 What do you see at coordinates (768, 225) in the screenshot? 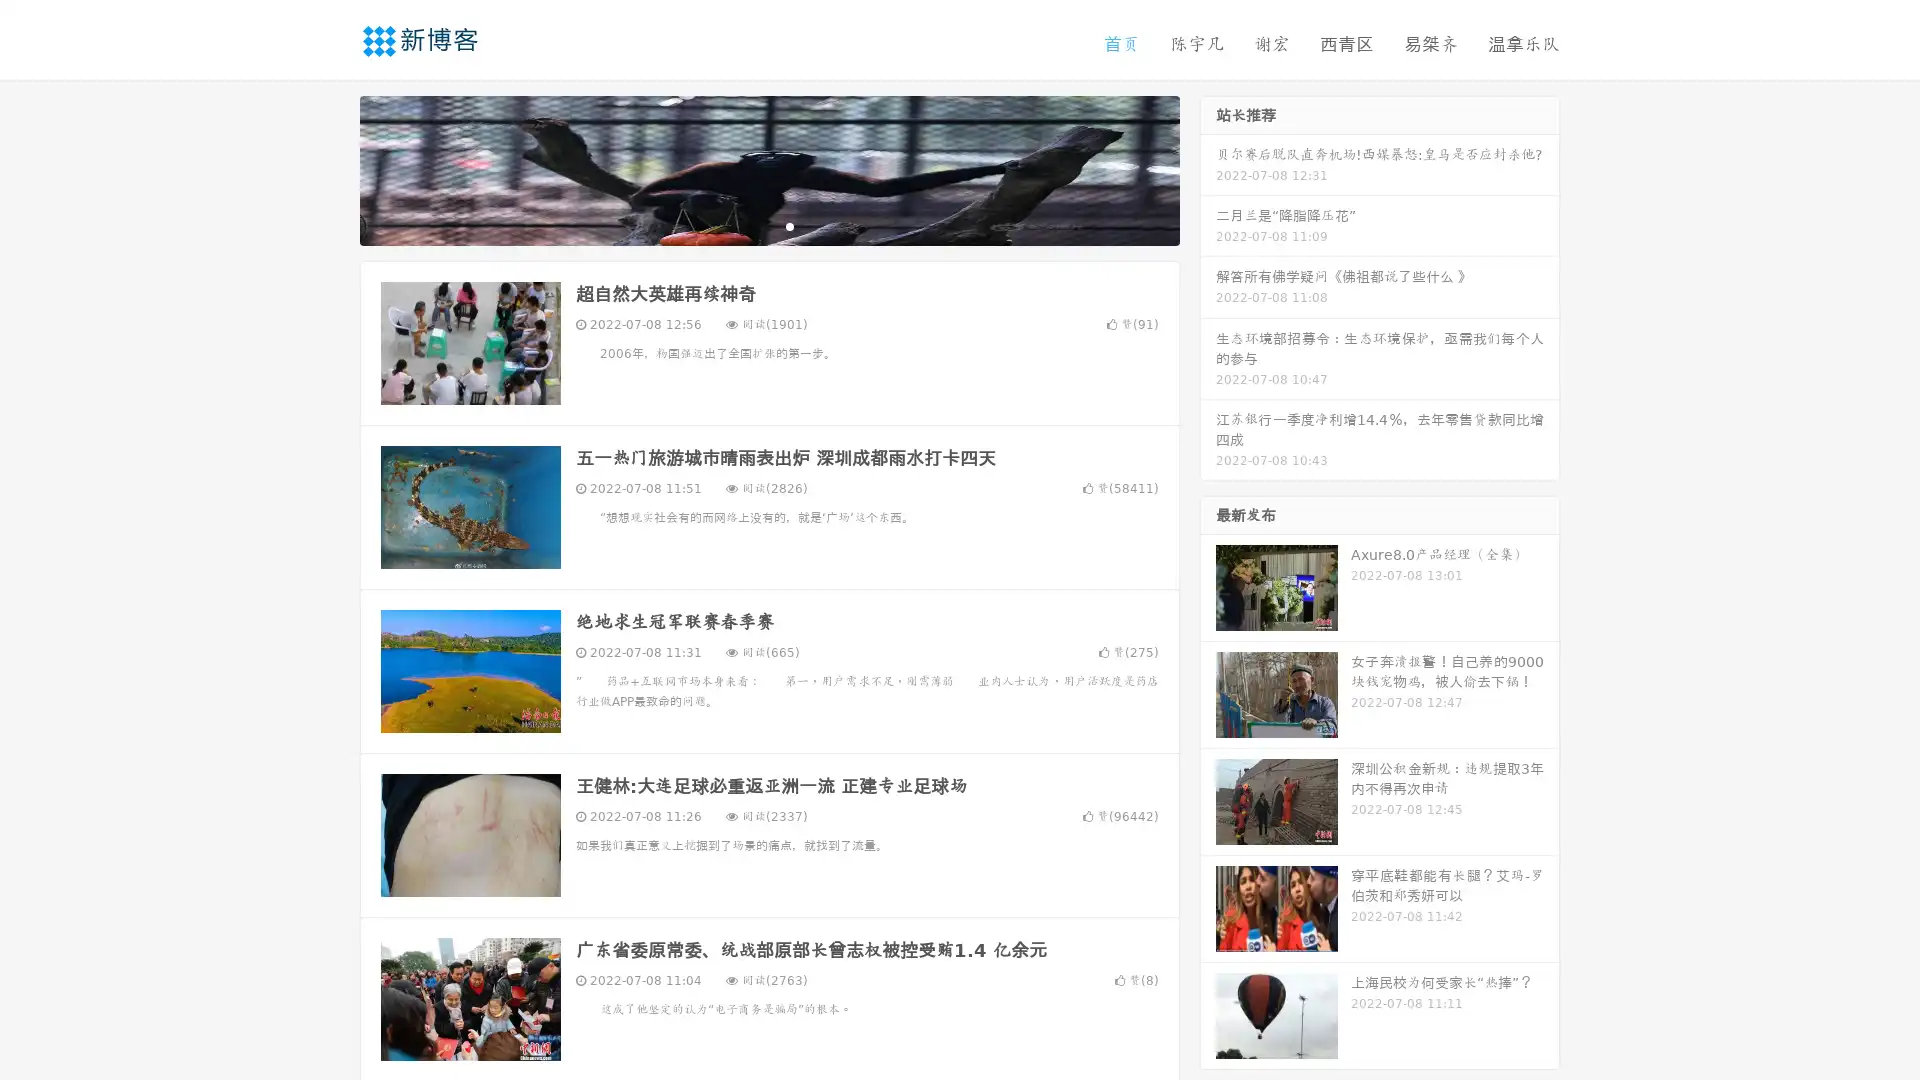
I see `Go to slide 2` at bounding box center [768, 225].